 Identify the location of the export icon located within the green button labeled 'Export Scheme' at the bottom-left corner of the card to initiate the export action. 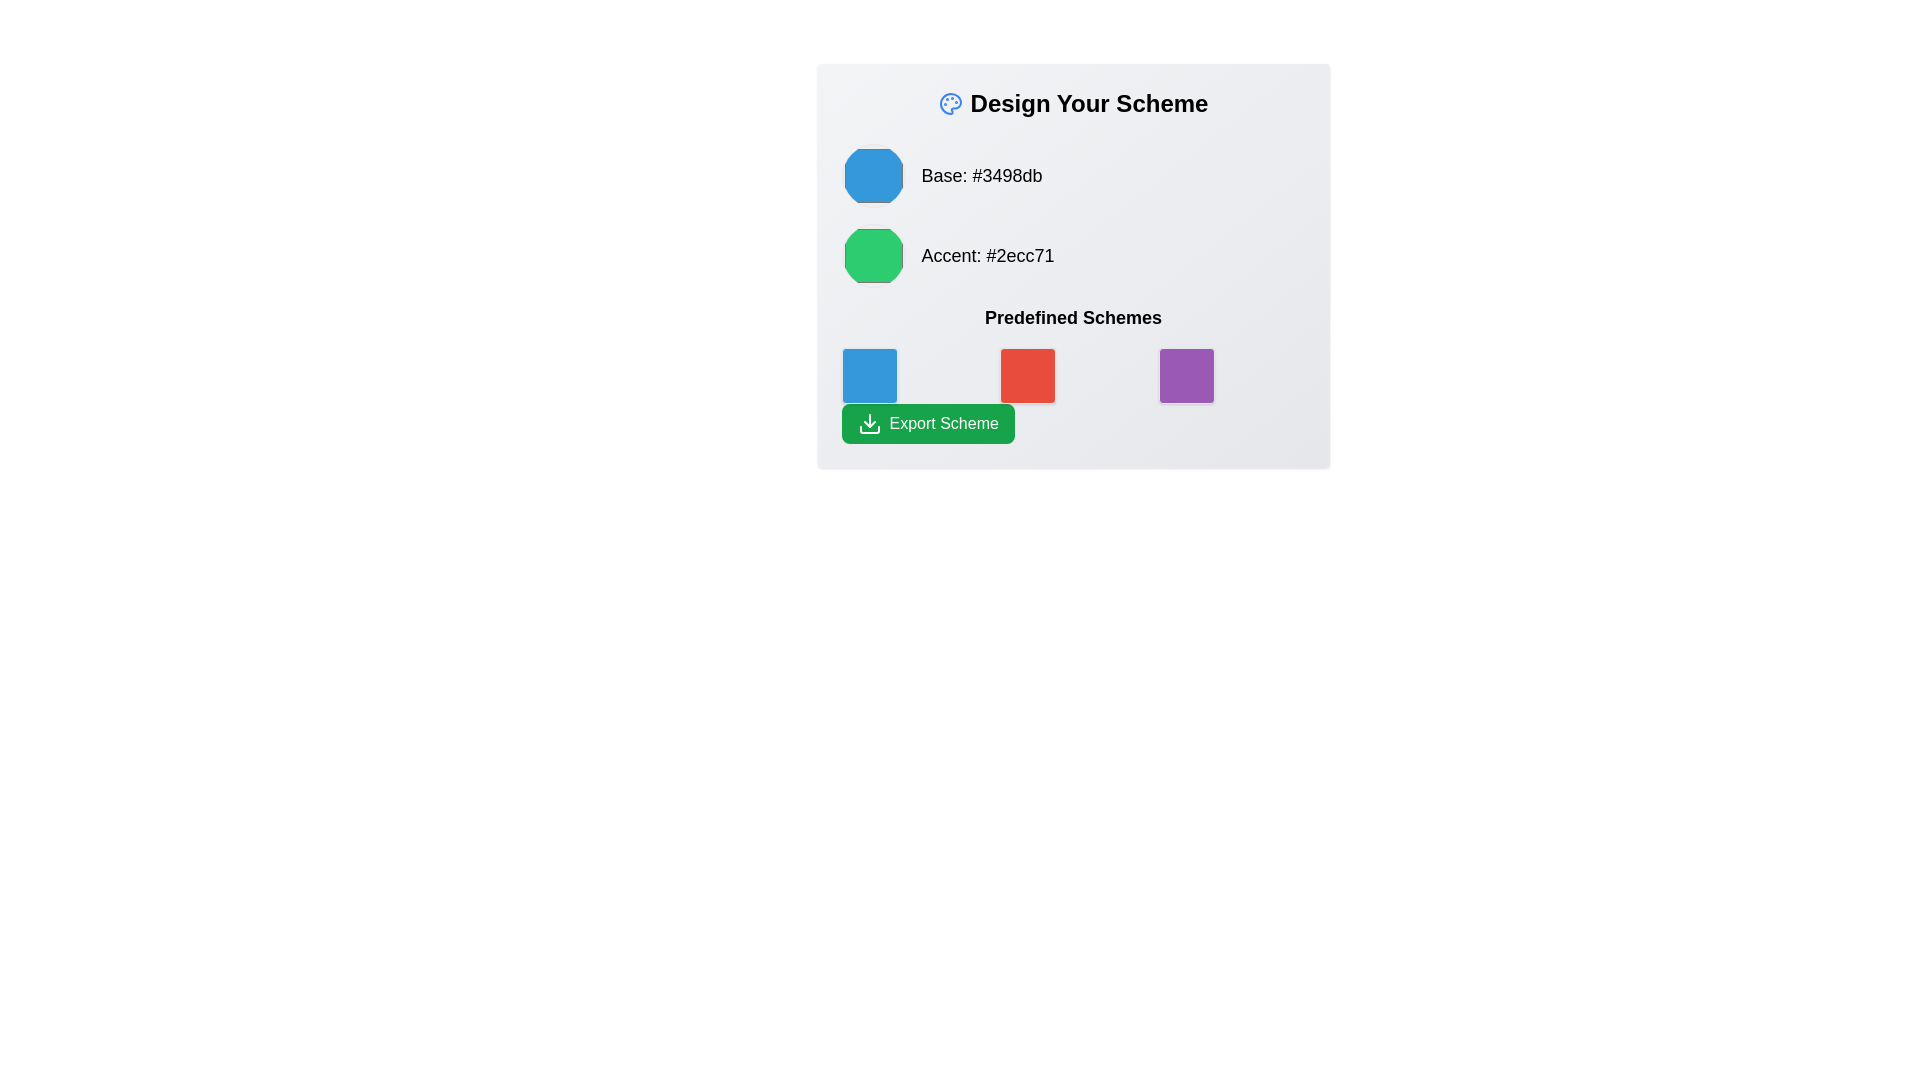
(869, 423).